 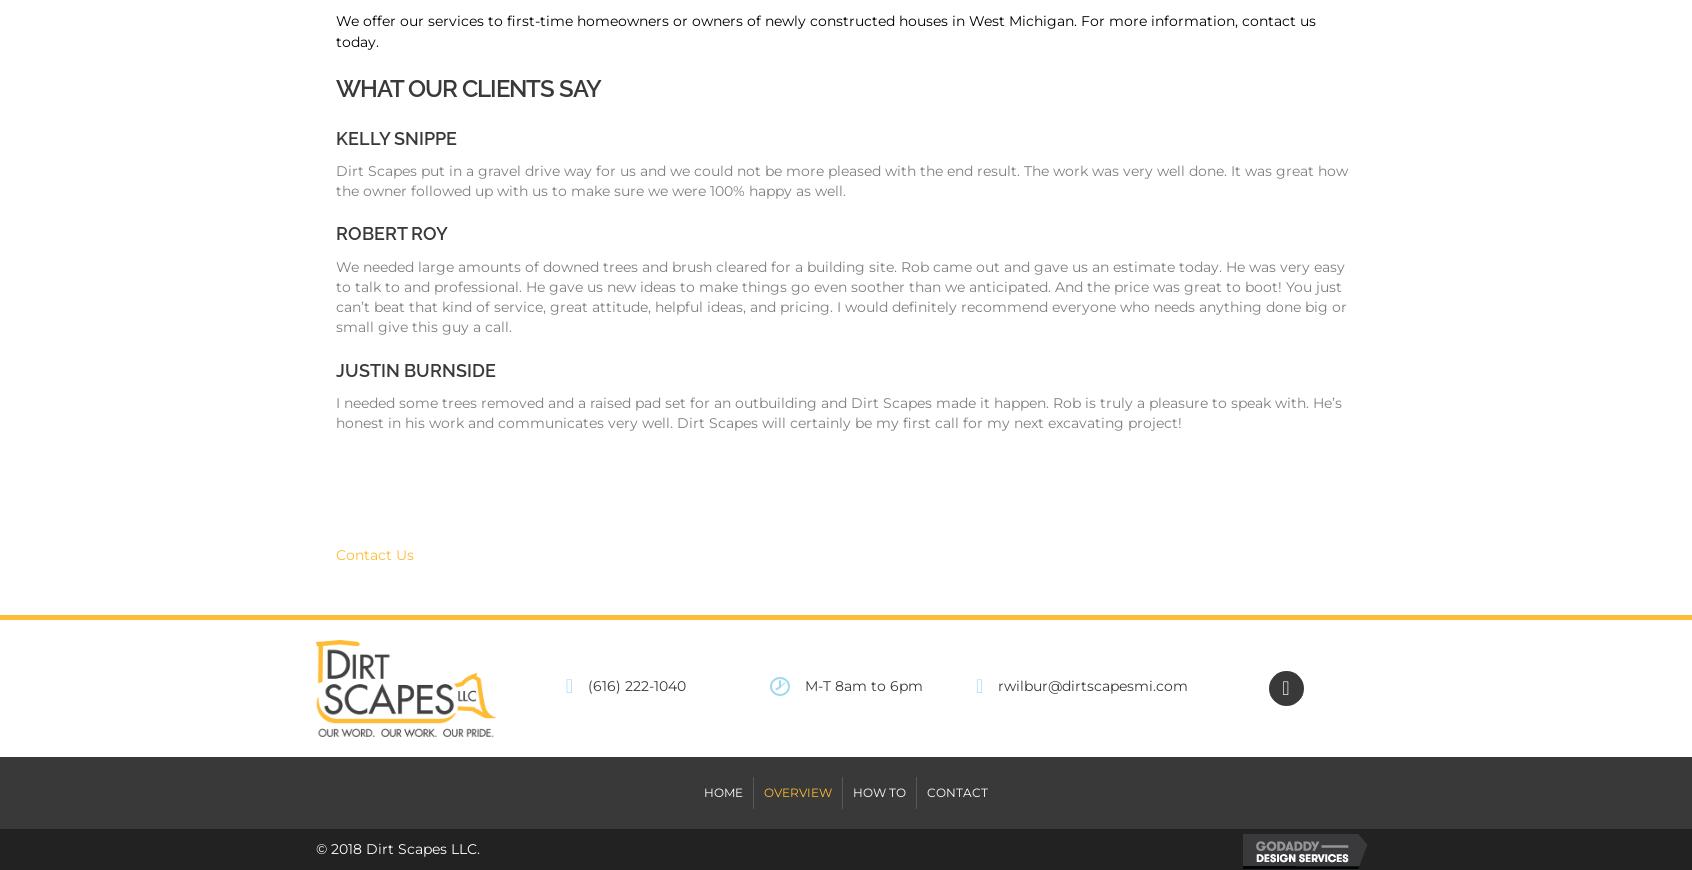 I want to click on 'Robert Roy', so click(x=392, y=233).